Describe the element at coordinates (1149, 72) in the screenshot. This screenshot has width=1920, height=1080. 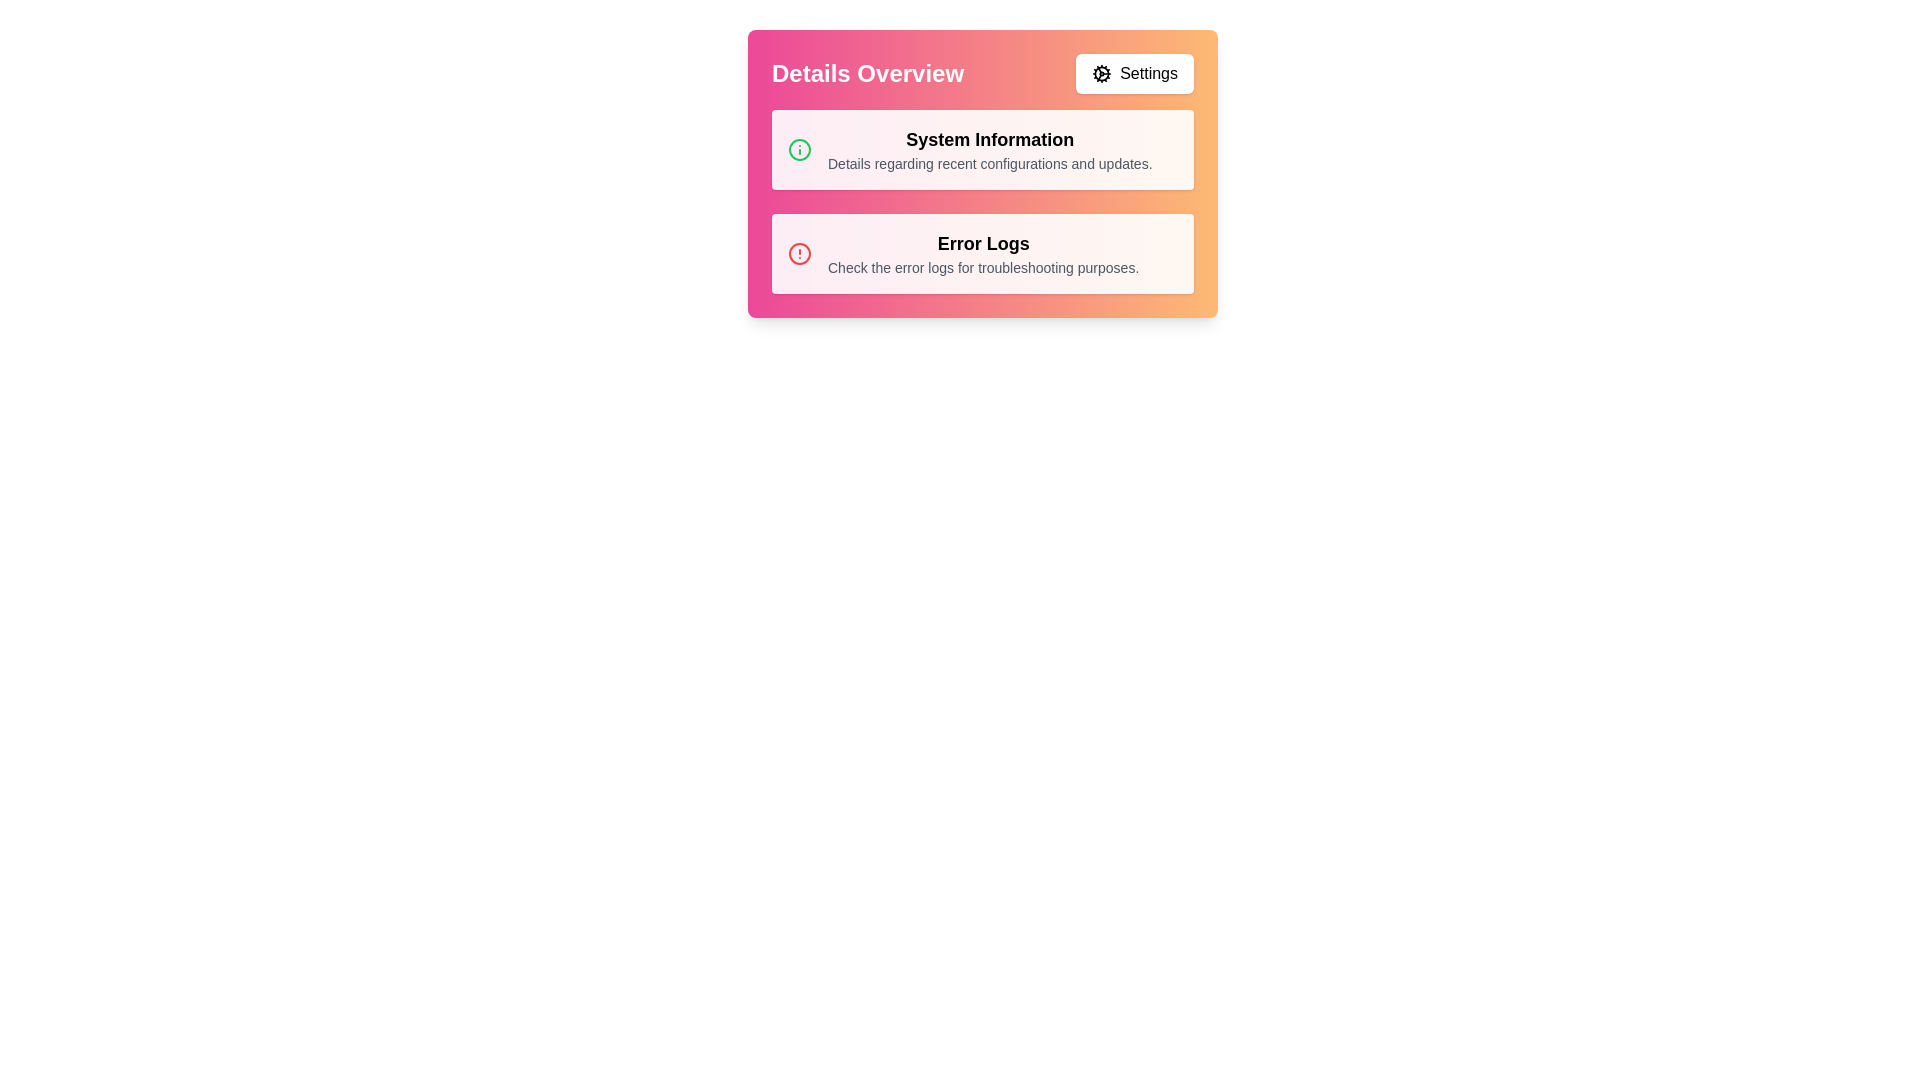
I see `the 'Settings' text label located in the top-right section of the card panel titled 'Details Overview'` at that location.